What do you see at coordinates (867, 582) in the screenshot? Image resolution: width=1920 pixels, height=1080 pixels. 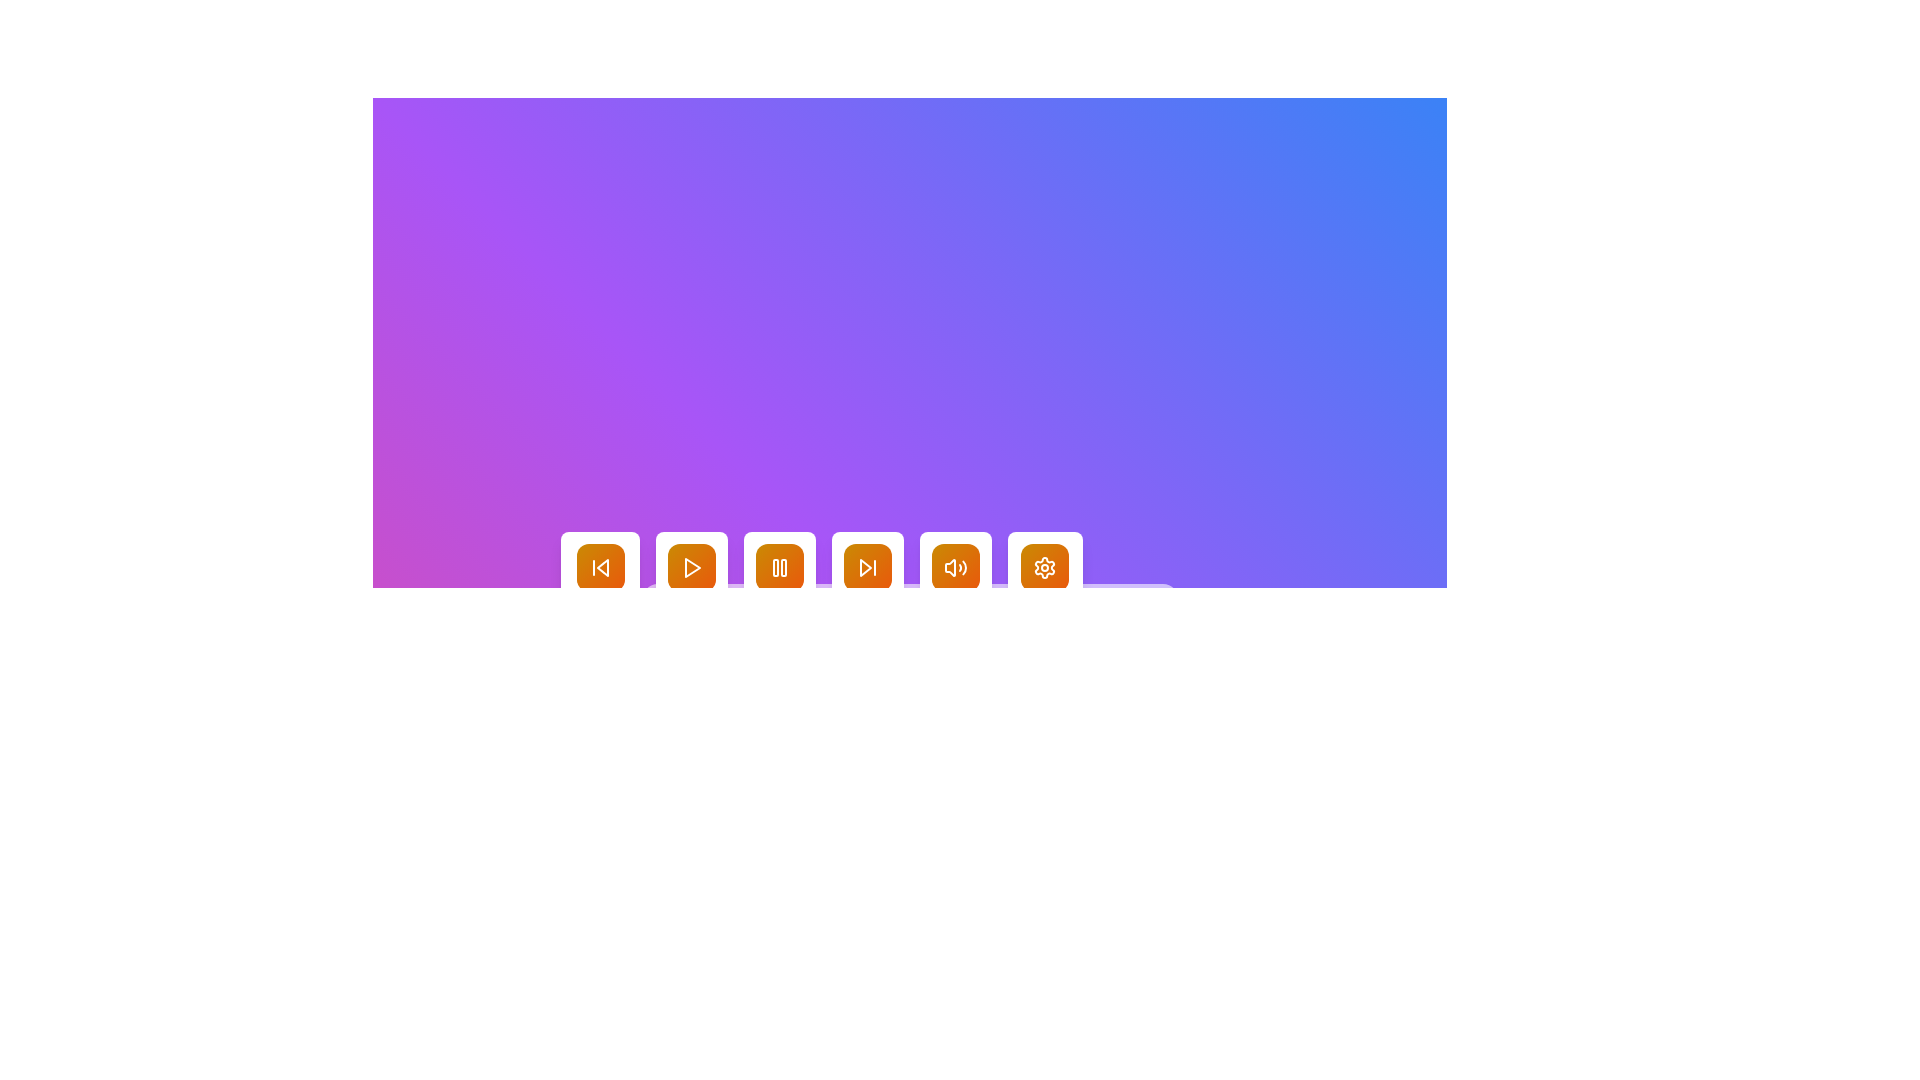 I see `the fourth button in the group that allows the user to skip to the next item or track, located between the 'Pause' and 'Volume' buttons` at bounding box center [867, 582].